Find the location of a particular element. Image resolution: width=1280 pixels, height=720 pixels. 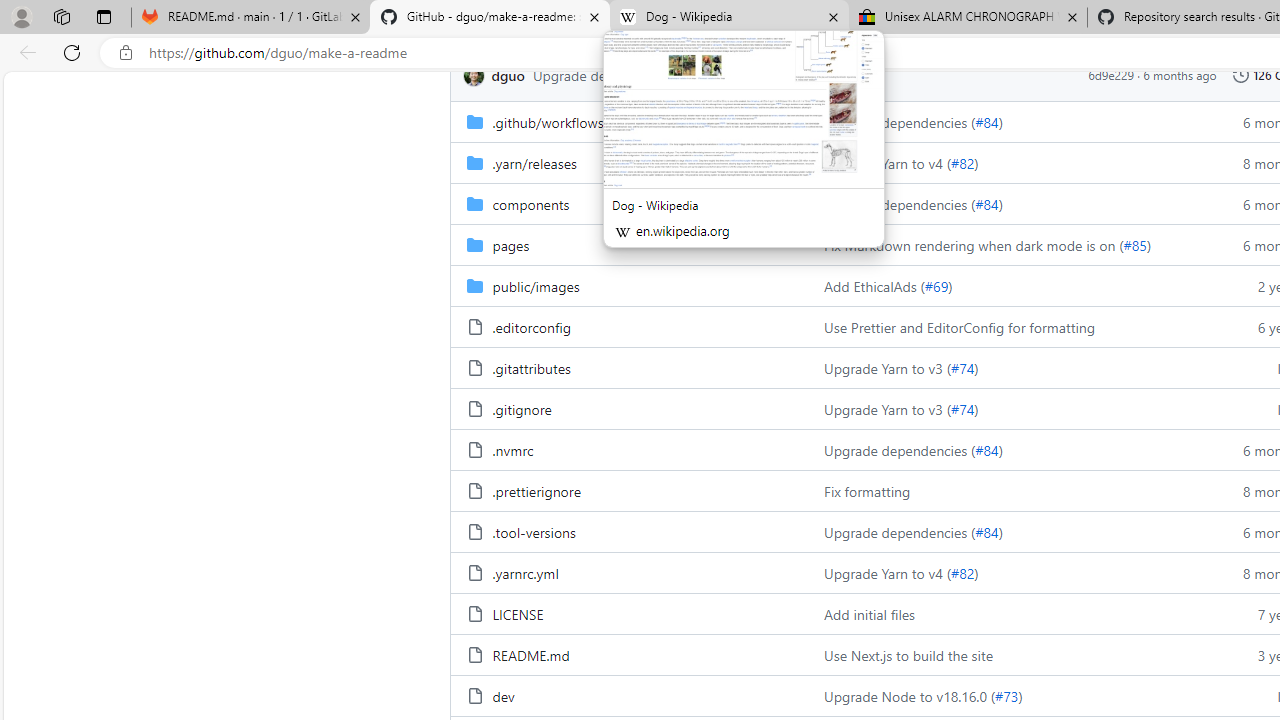

'Add EthicalAds (' is located at coordinates (874, 285).